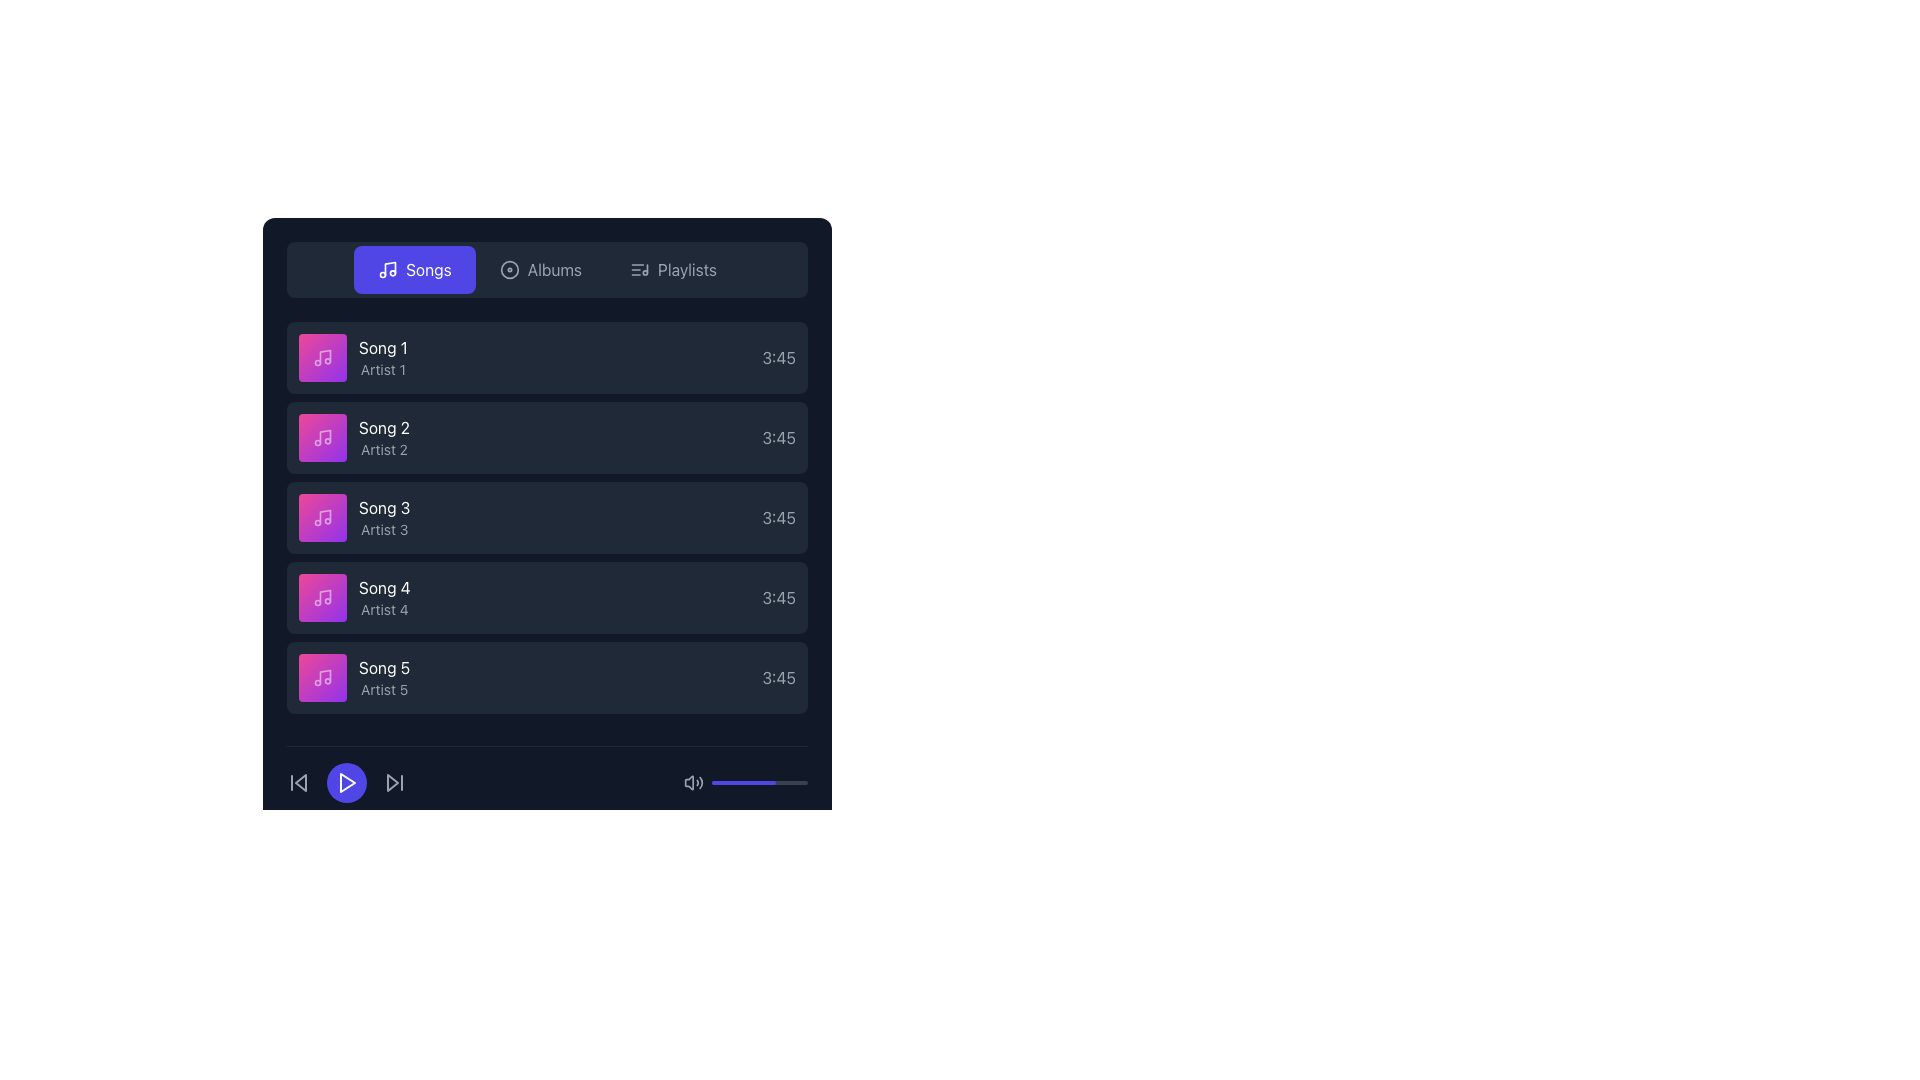  I want to click on on the progress bar located in the lower right section of the interface, so click(758, 782).